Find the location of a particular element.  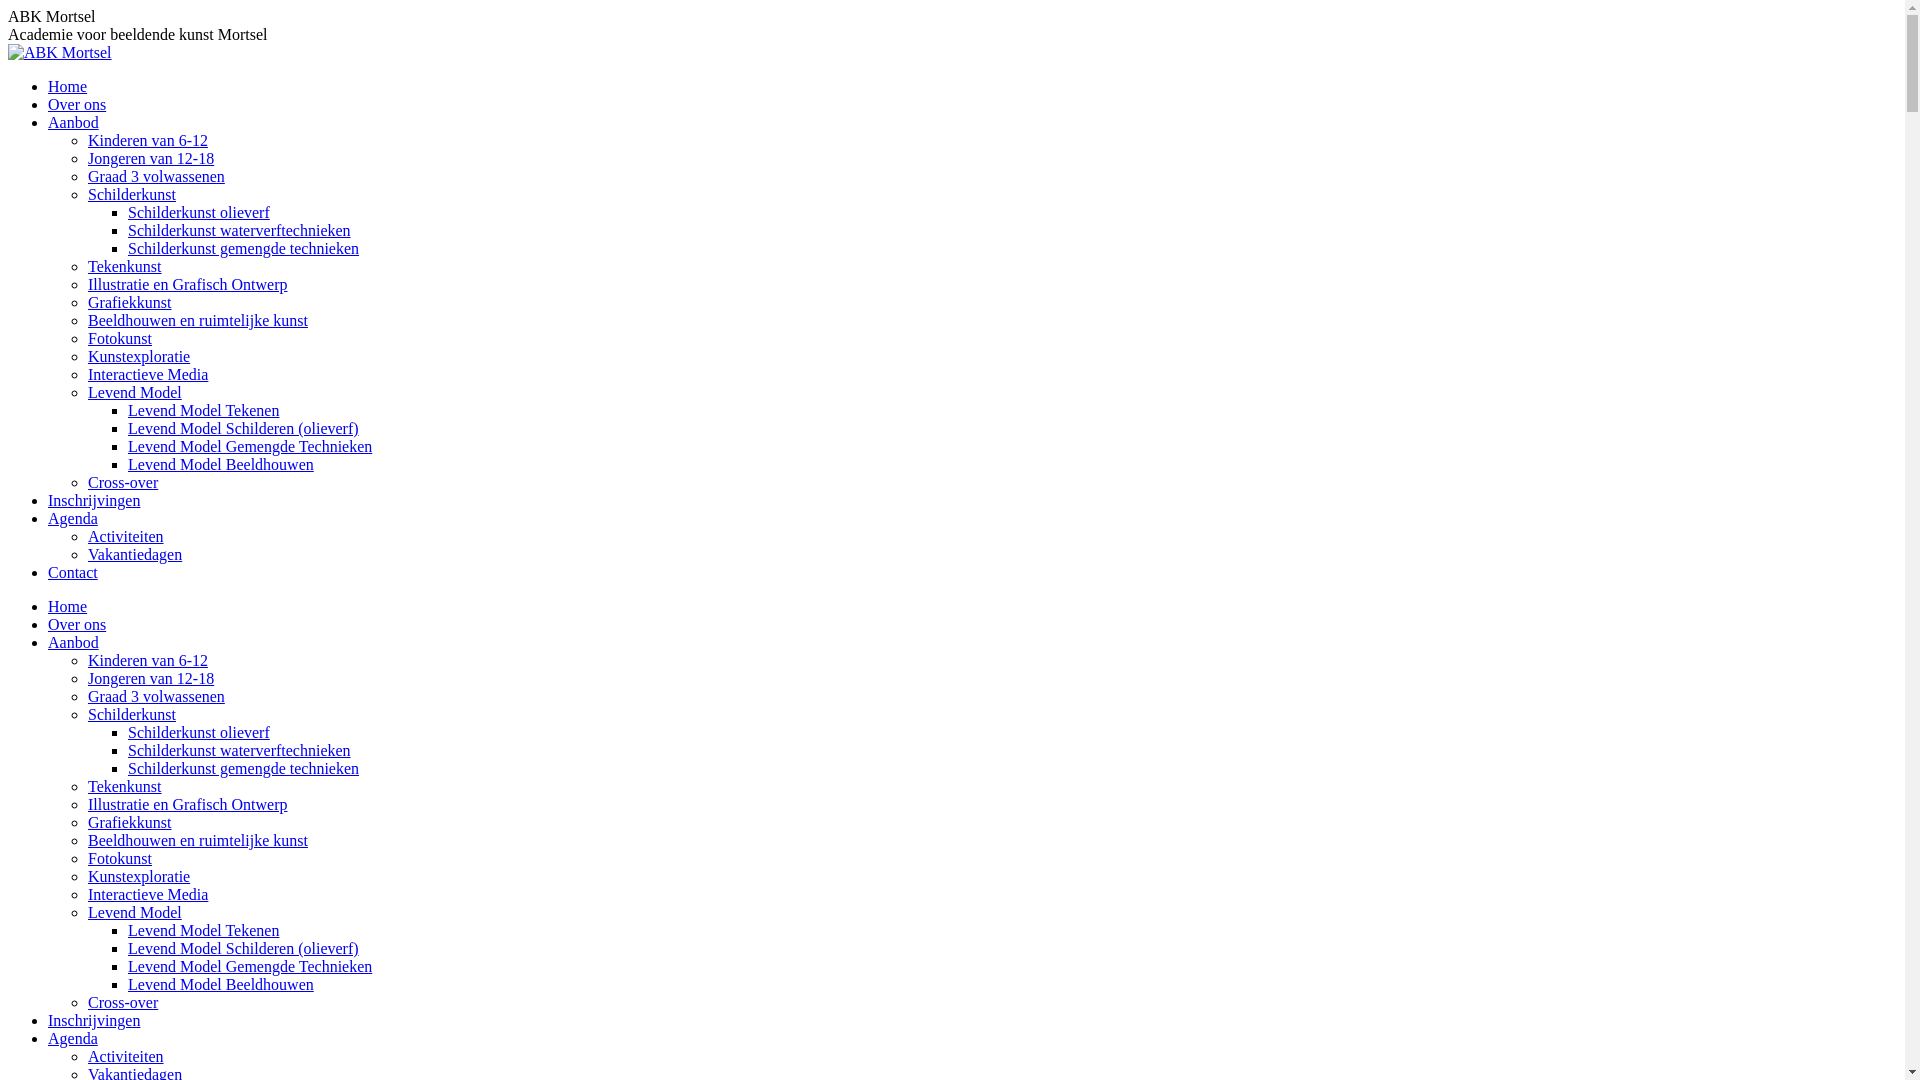

'Fotokunst' is located at coordinates (119, 857).